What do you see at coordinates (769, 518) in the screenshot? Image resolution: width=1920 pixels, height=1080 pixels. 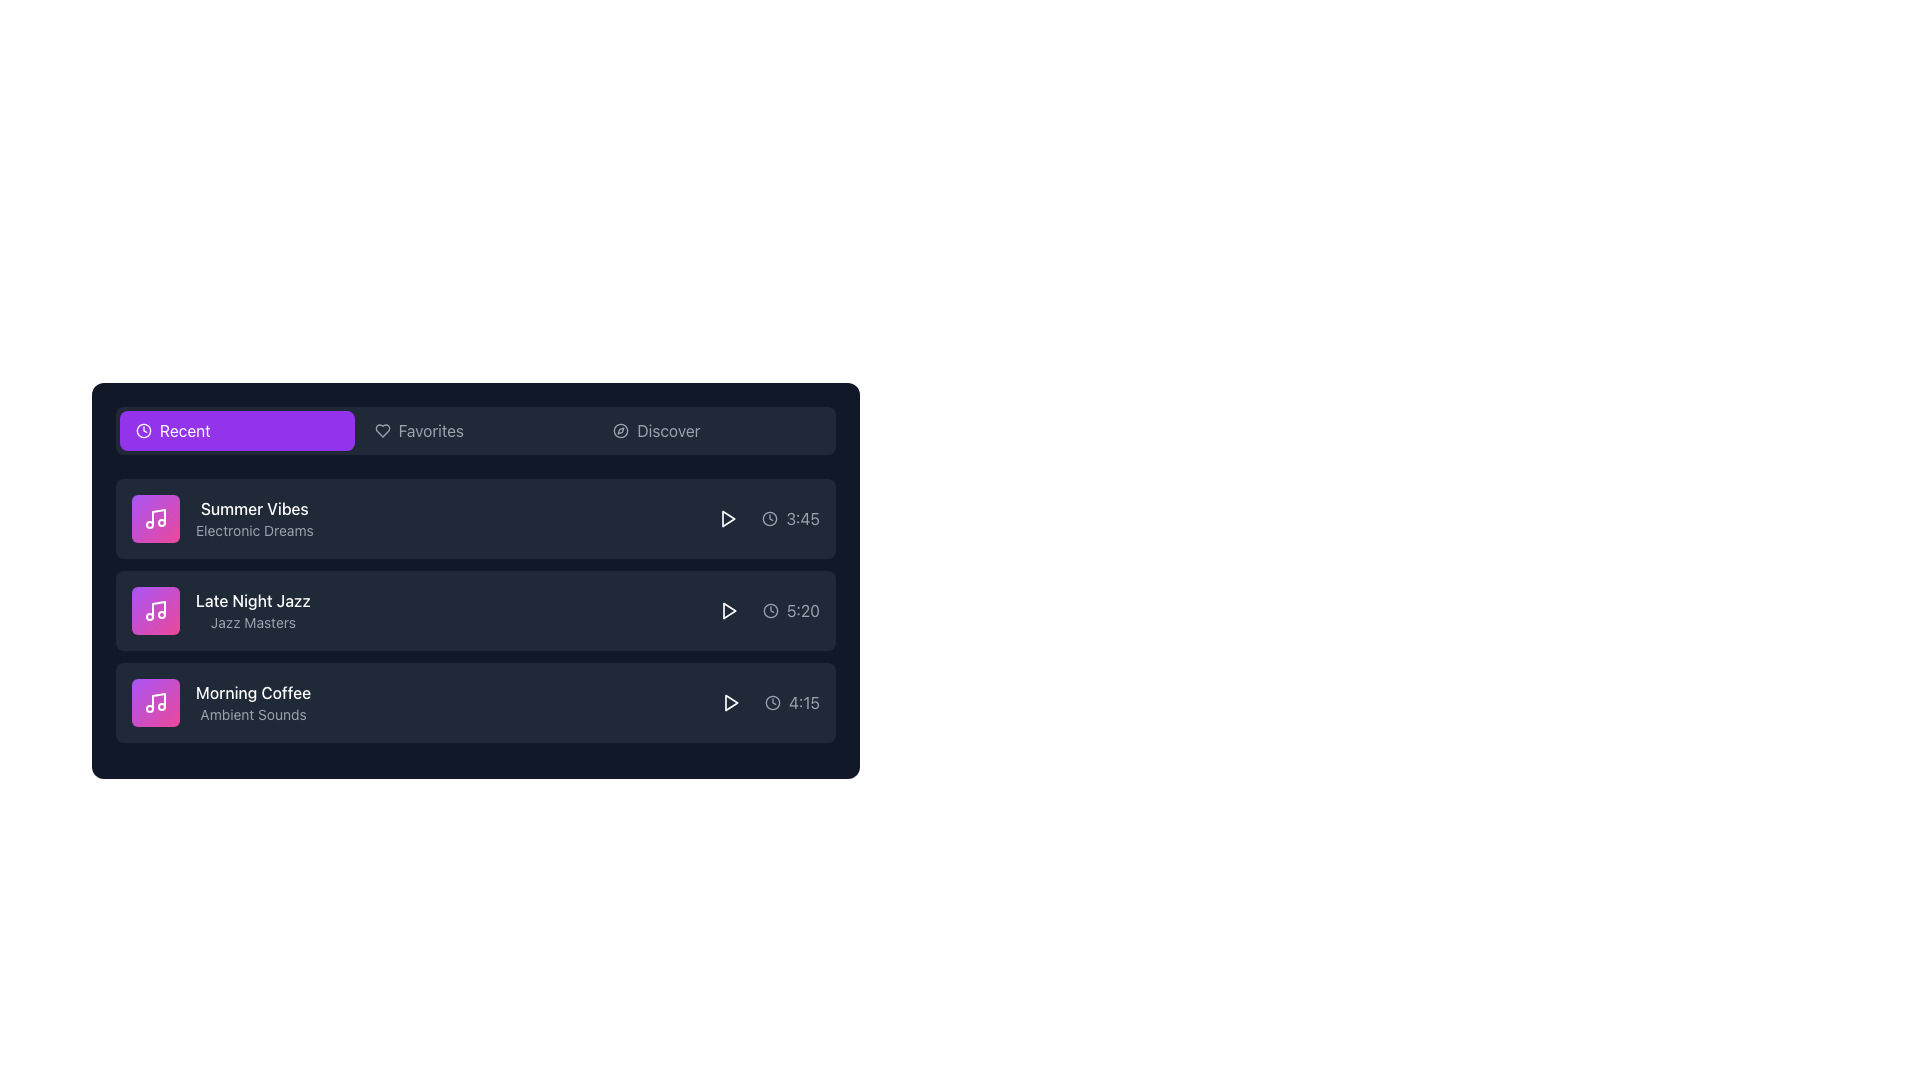 I see `the time-related icon located to the left of the text '3:45', which is part of the first item labeled 'Summer Vibes'` at bounding box center [769, 518].